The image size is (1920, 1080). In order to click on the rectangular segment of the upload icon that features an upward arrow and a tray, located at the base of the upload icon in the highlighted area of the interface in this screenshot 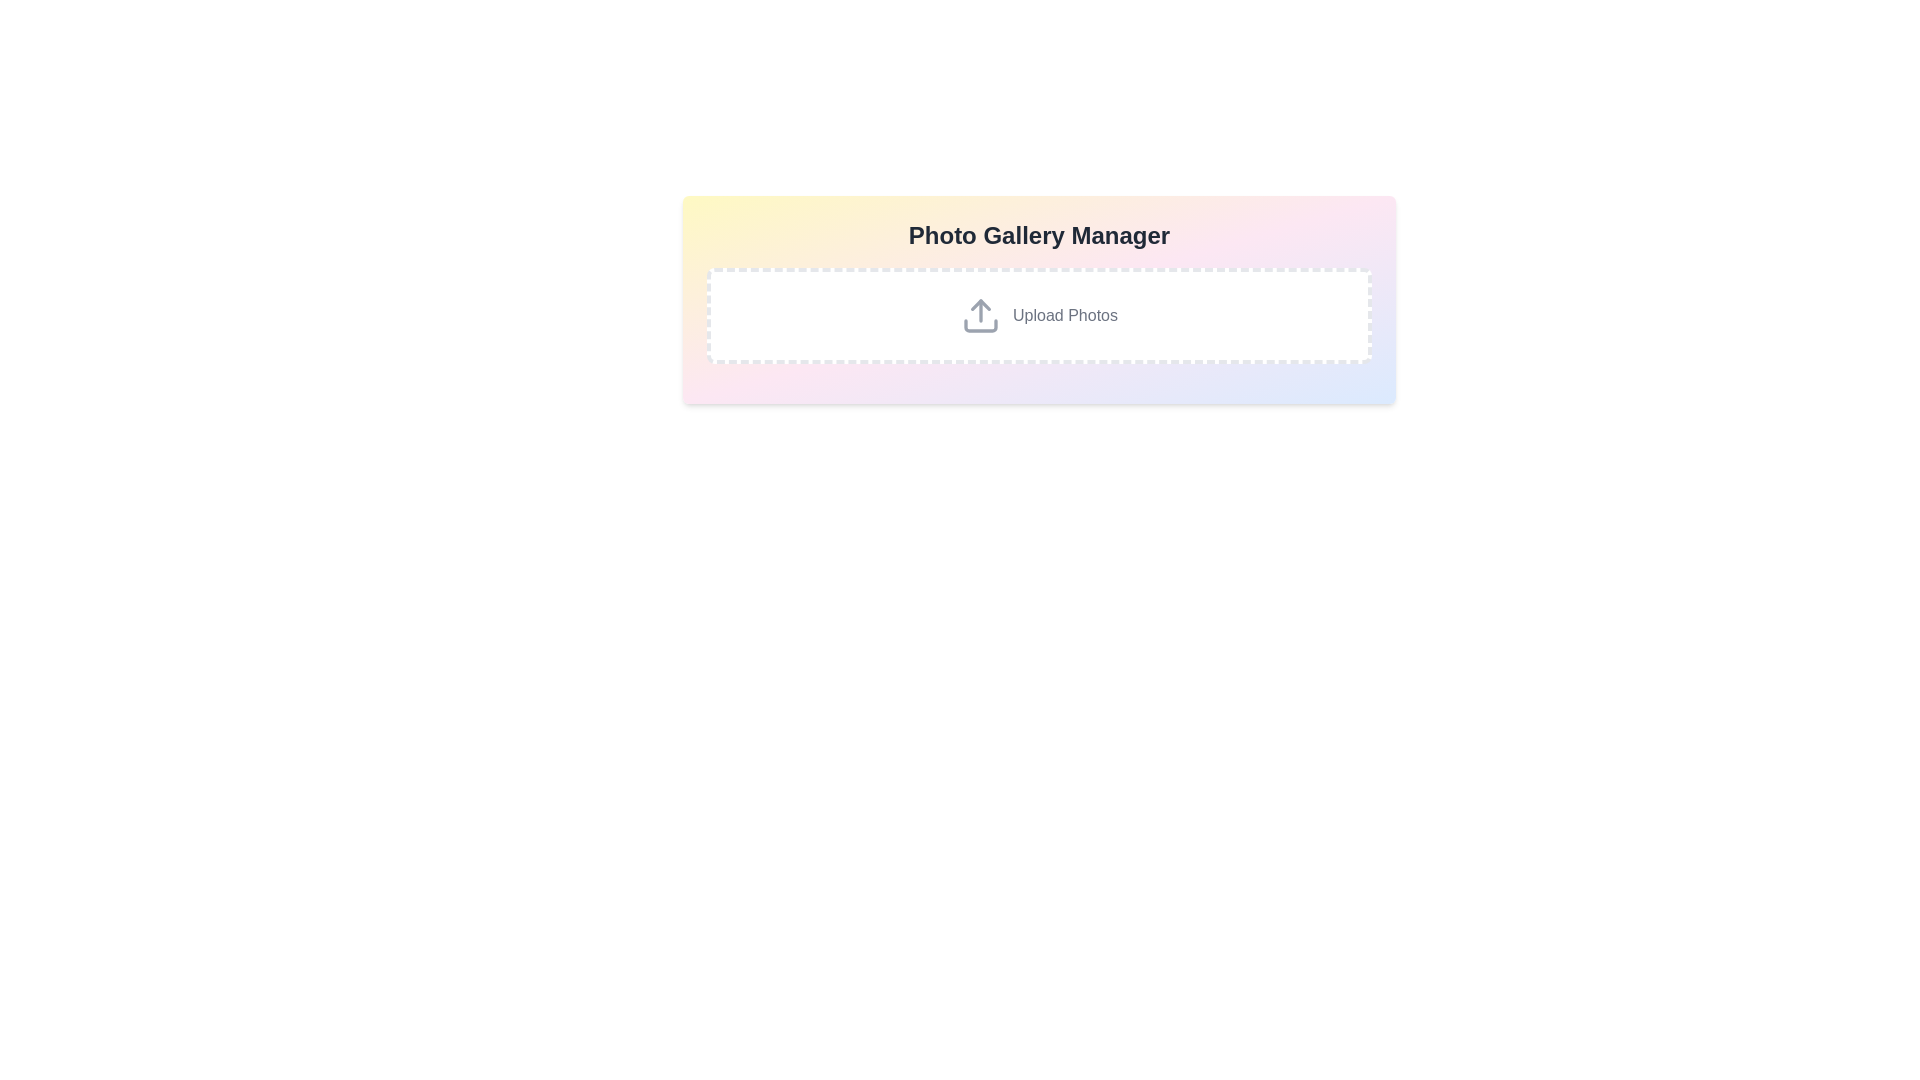, I will do `click(980, 325)`.